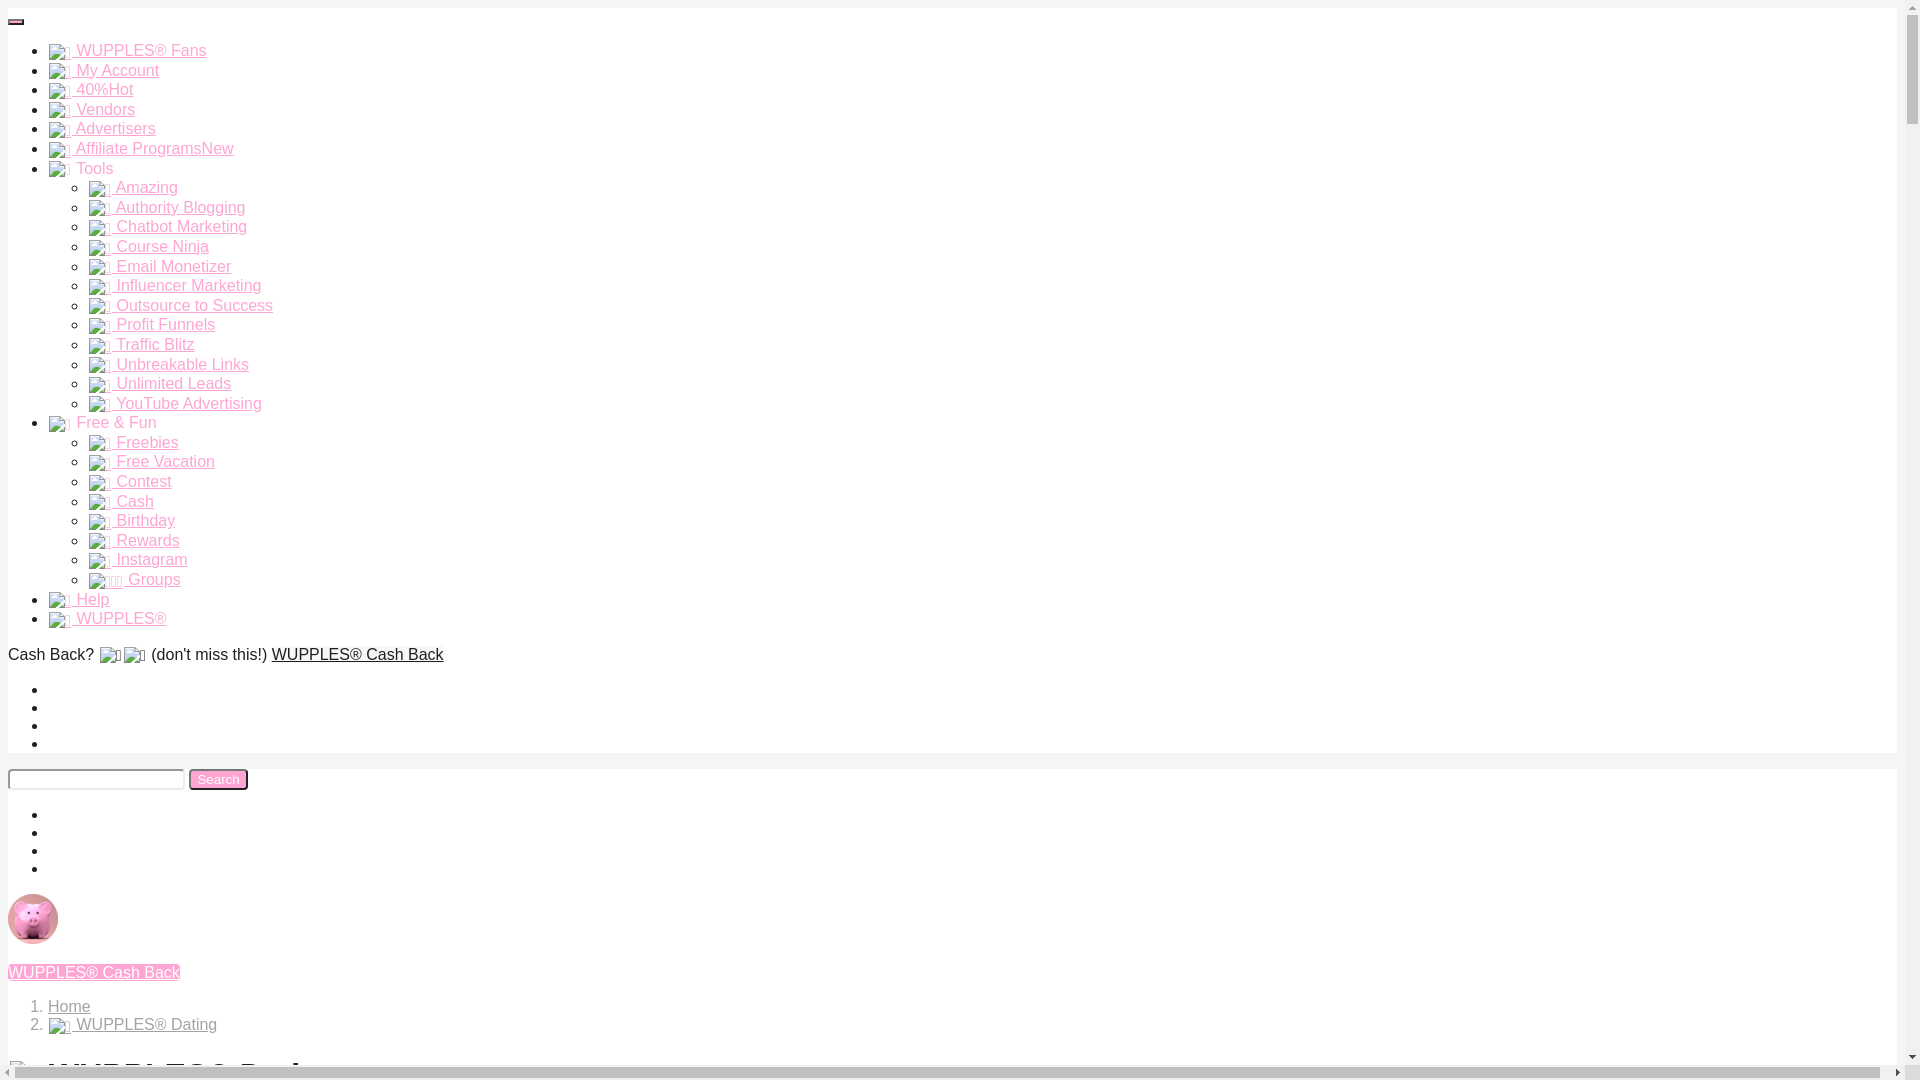 The height and width of the screenshot is (1080, 1920). What do you see at coordinates (48, 69) in the screenshot?
I see `'My Account'` at bounding box center [48, 69].